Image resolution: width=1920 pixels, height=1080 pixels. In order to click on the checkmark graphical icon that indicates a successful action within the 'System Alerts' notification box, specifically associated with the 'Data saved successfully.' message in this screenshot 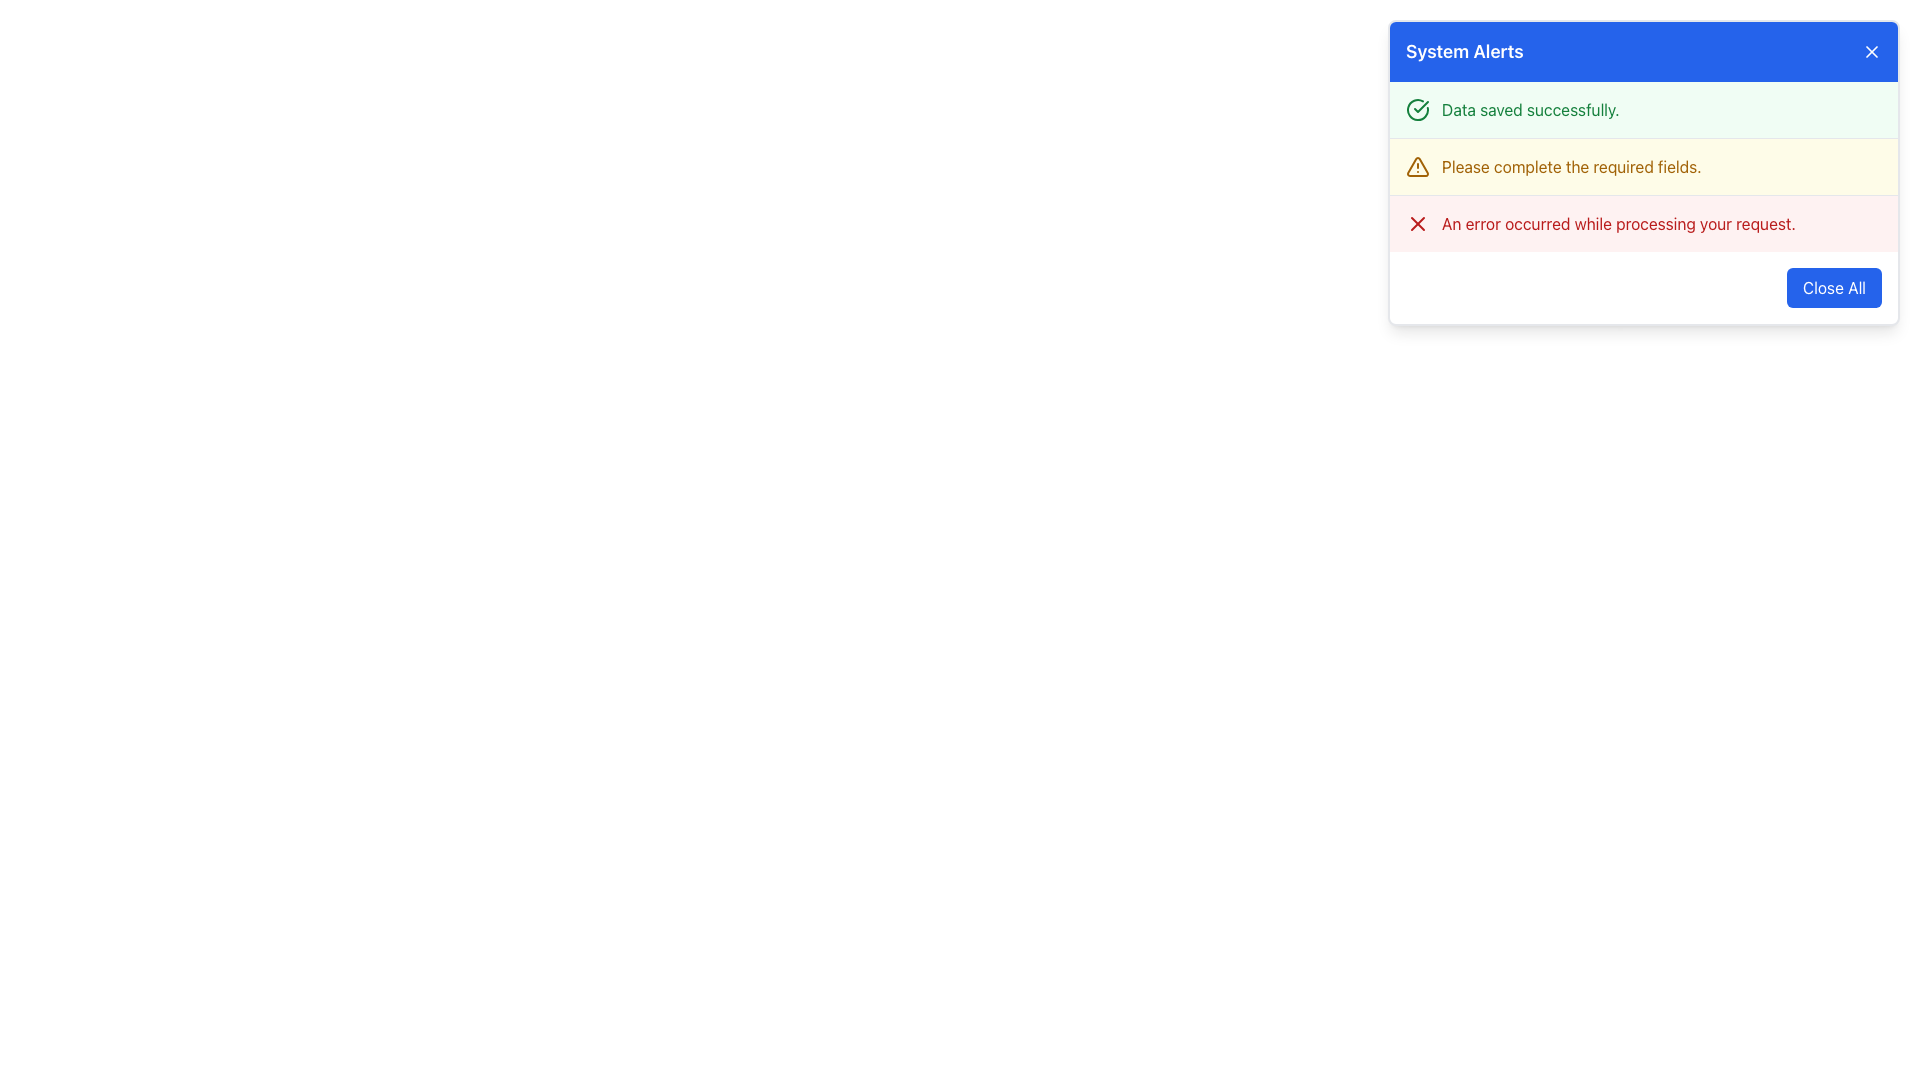, I will do `click(1420, 107)`.